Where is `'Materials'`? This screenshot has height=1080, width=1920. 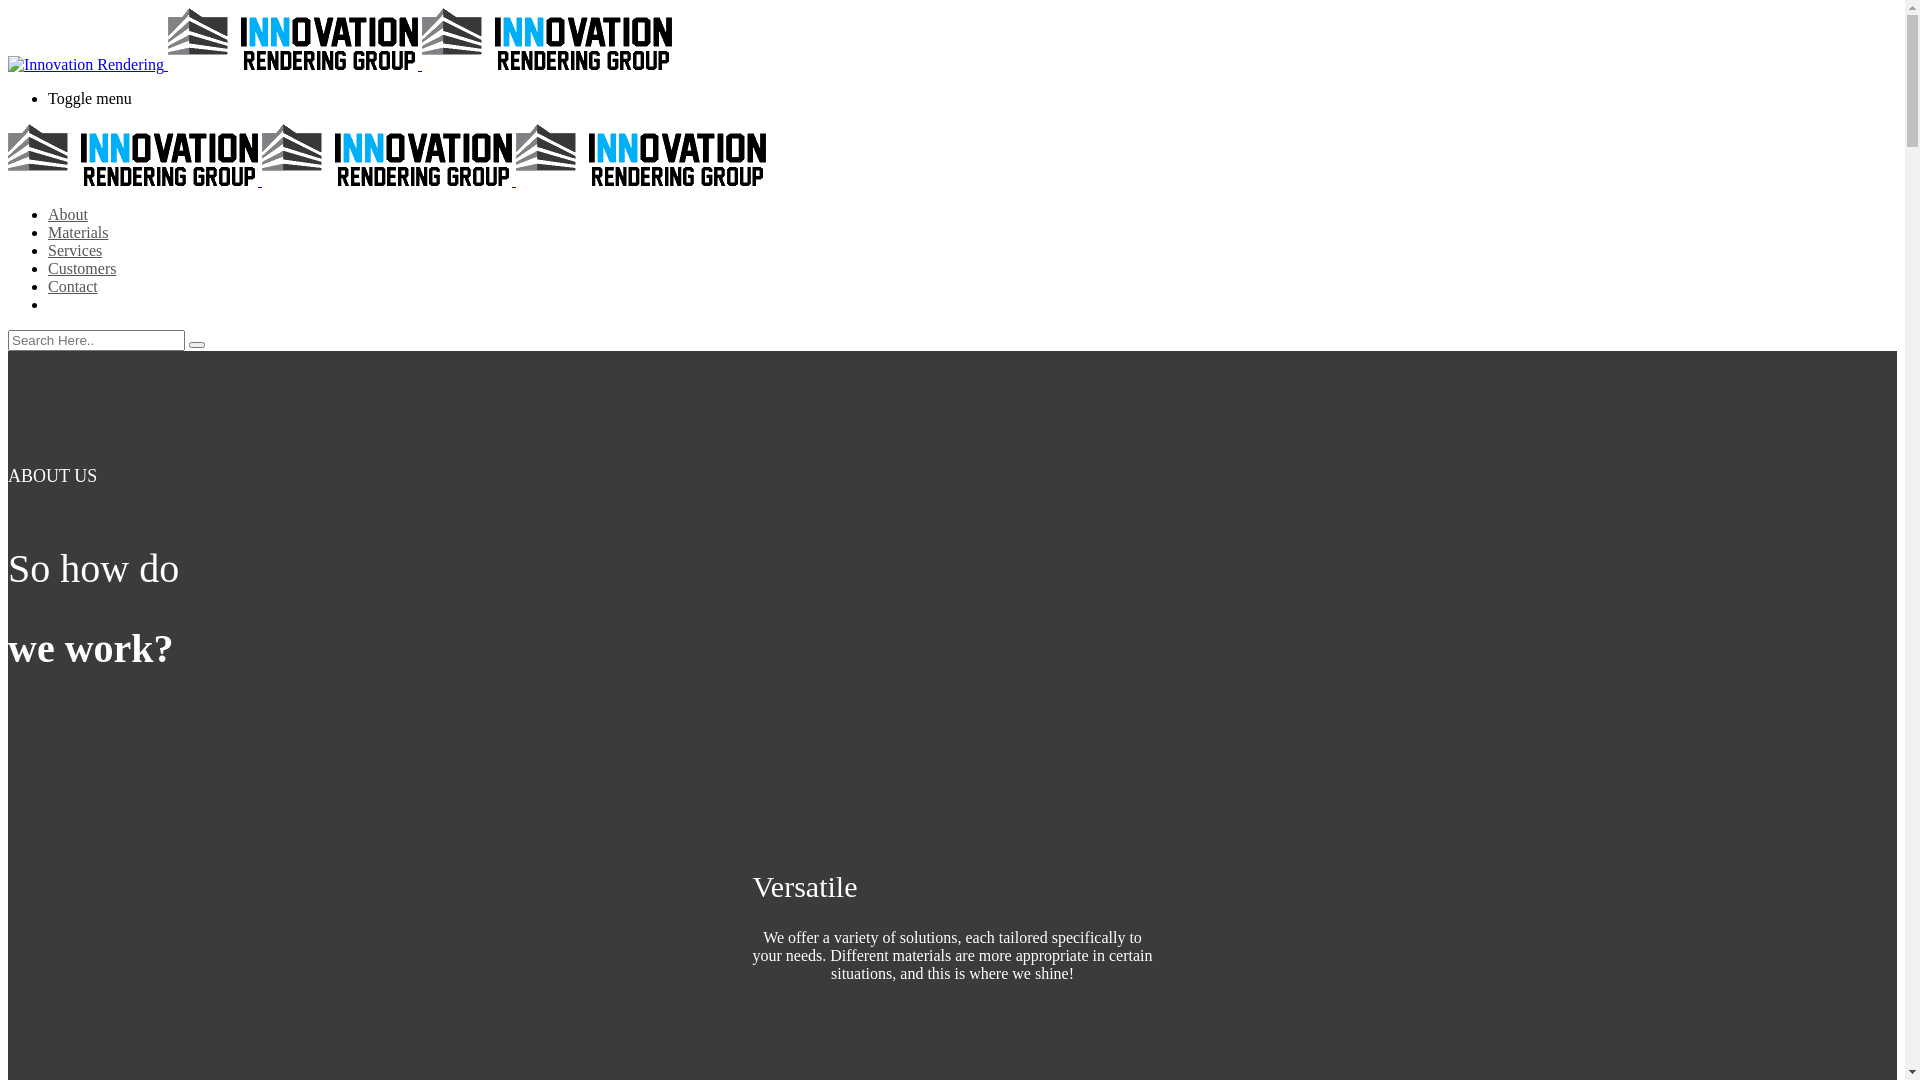
'Materials' is located at coordinates (77, 231).